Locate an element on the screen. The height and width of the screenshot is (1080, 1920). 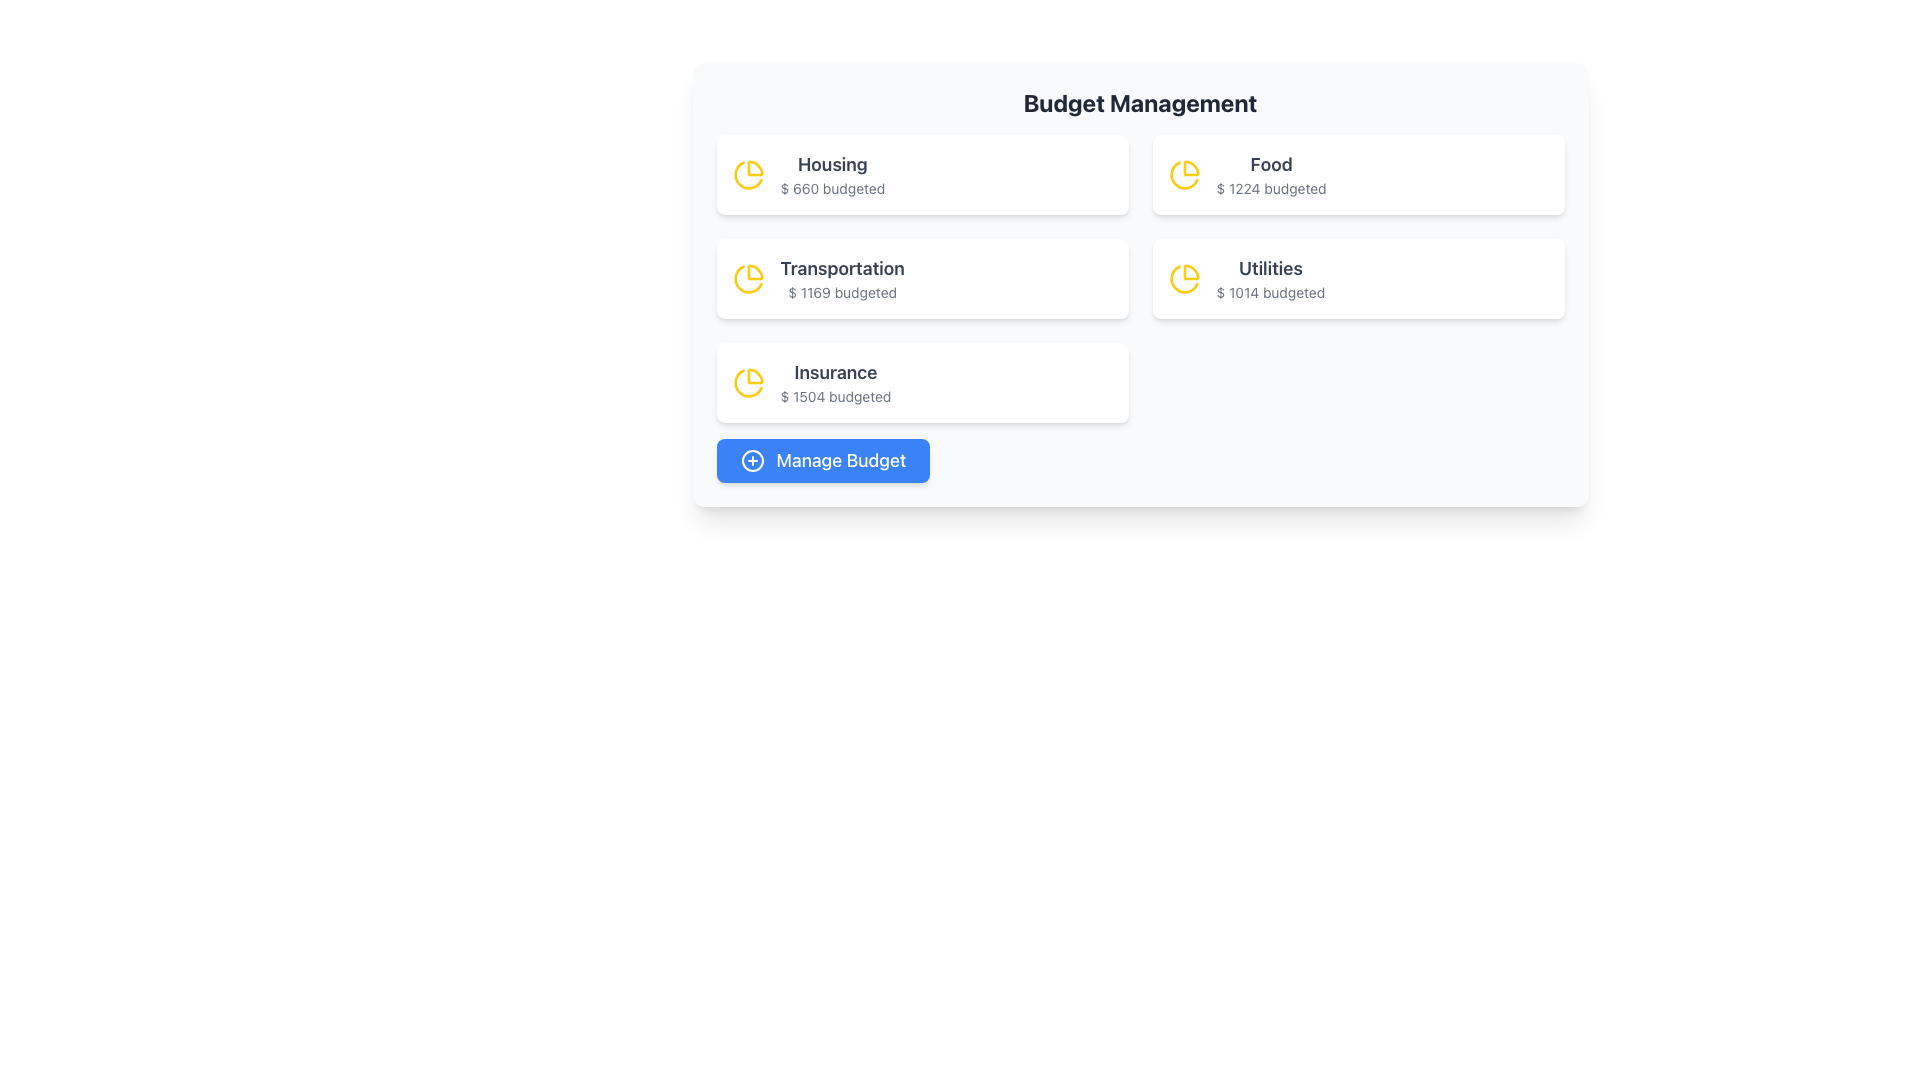
second pie-chart slice shape, which is yellow and part of the Housing entry in the budget management panel, using developer tools is located at coordinates (747, 174).